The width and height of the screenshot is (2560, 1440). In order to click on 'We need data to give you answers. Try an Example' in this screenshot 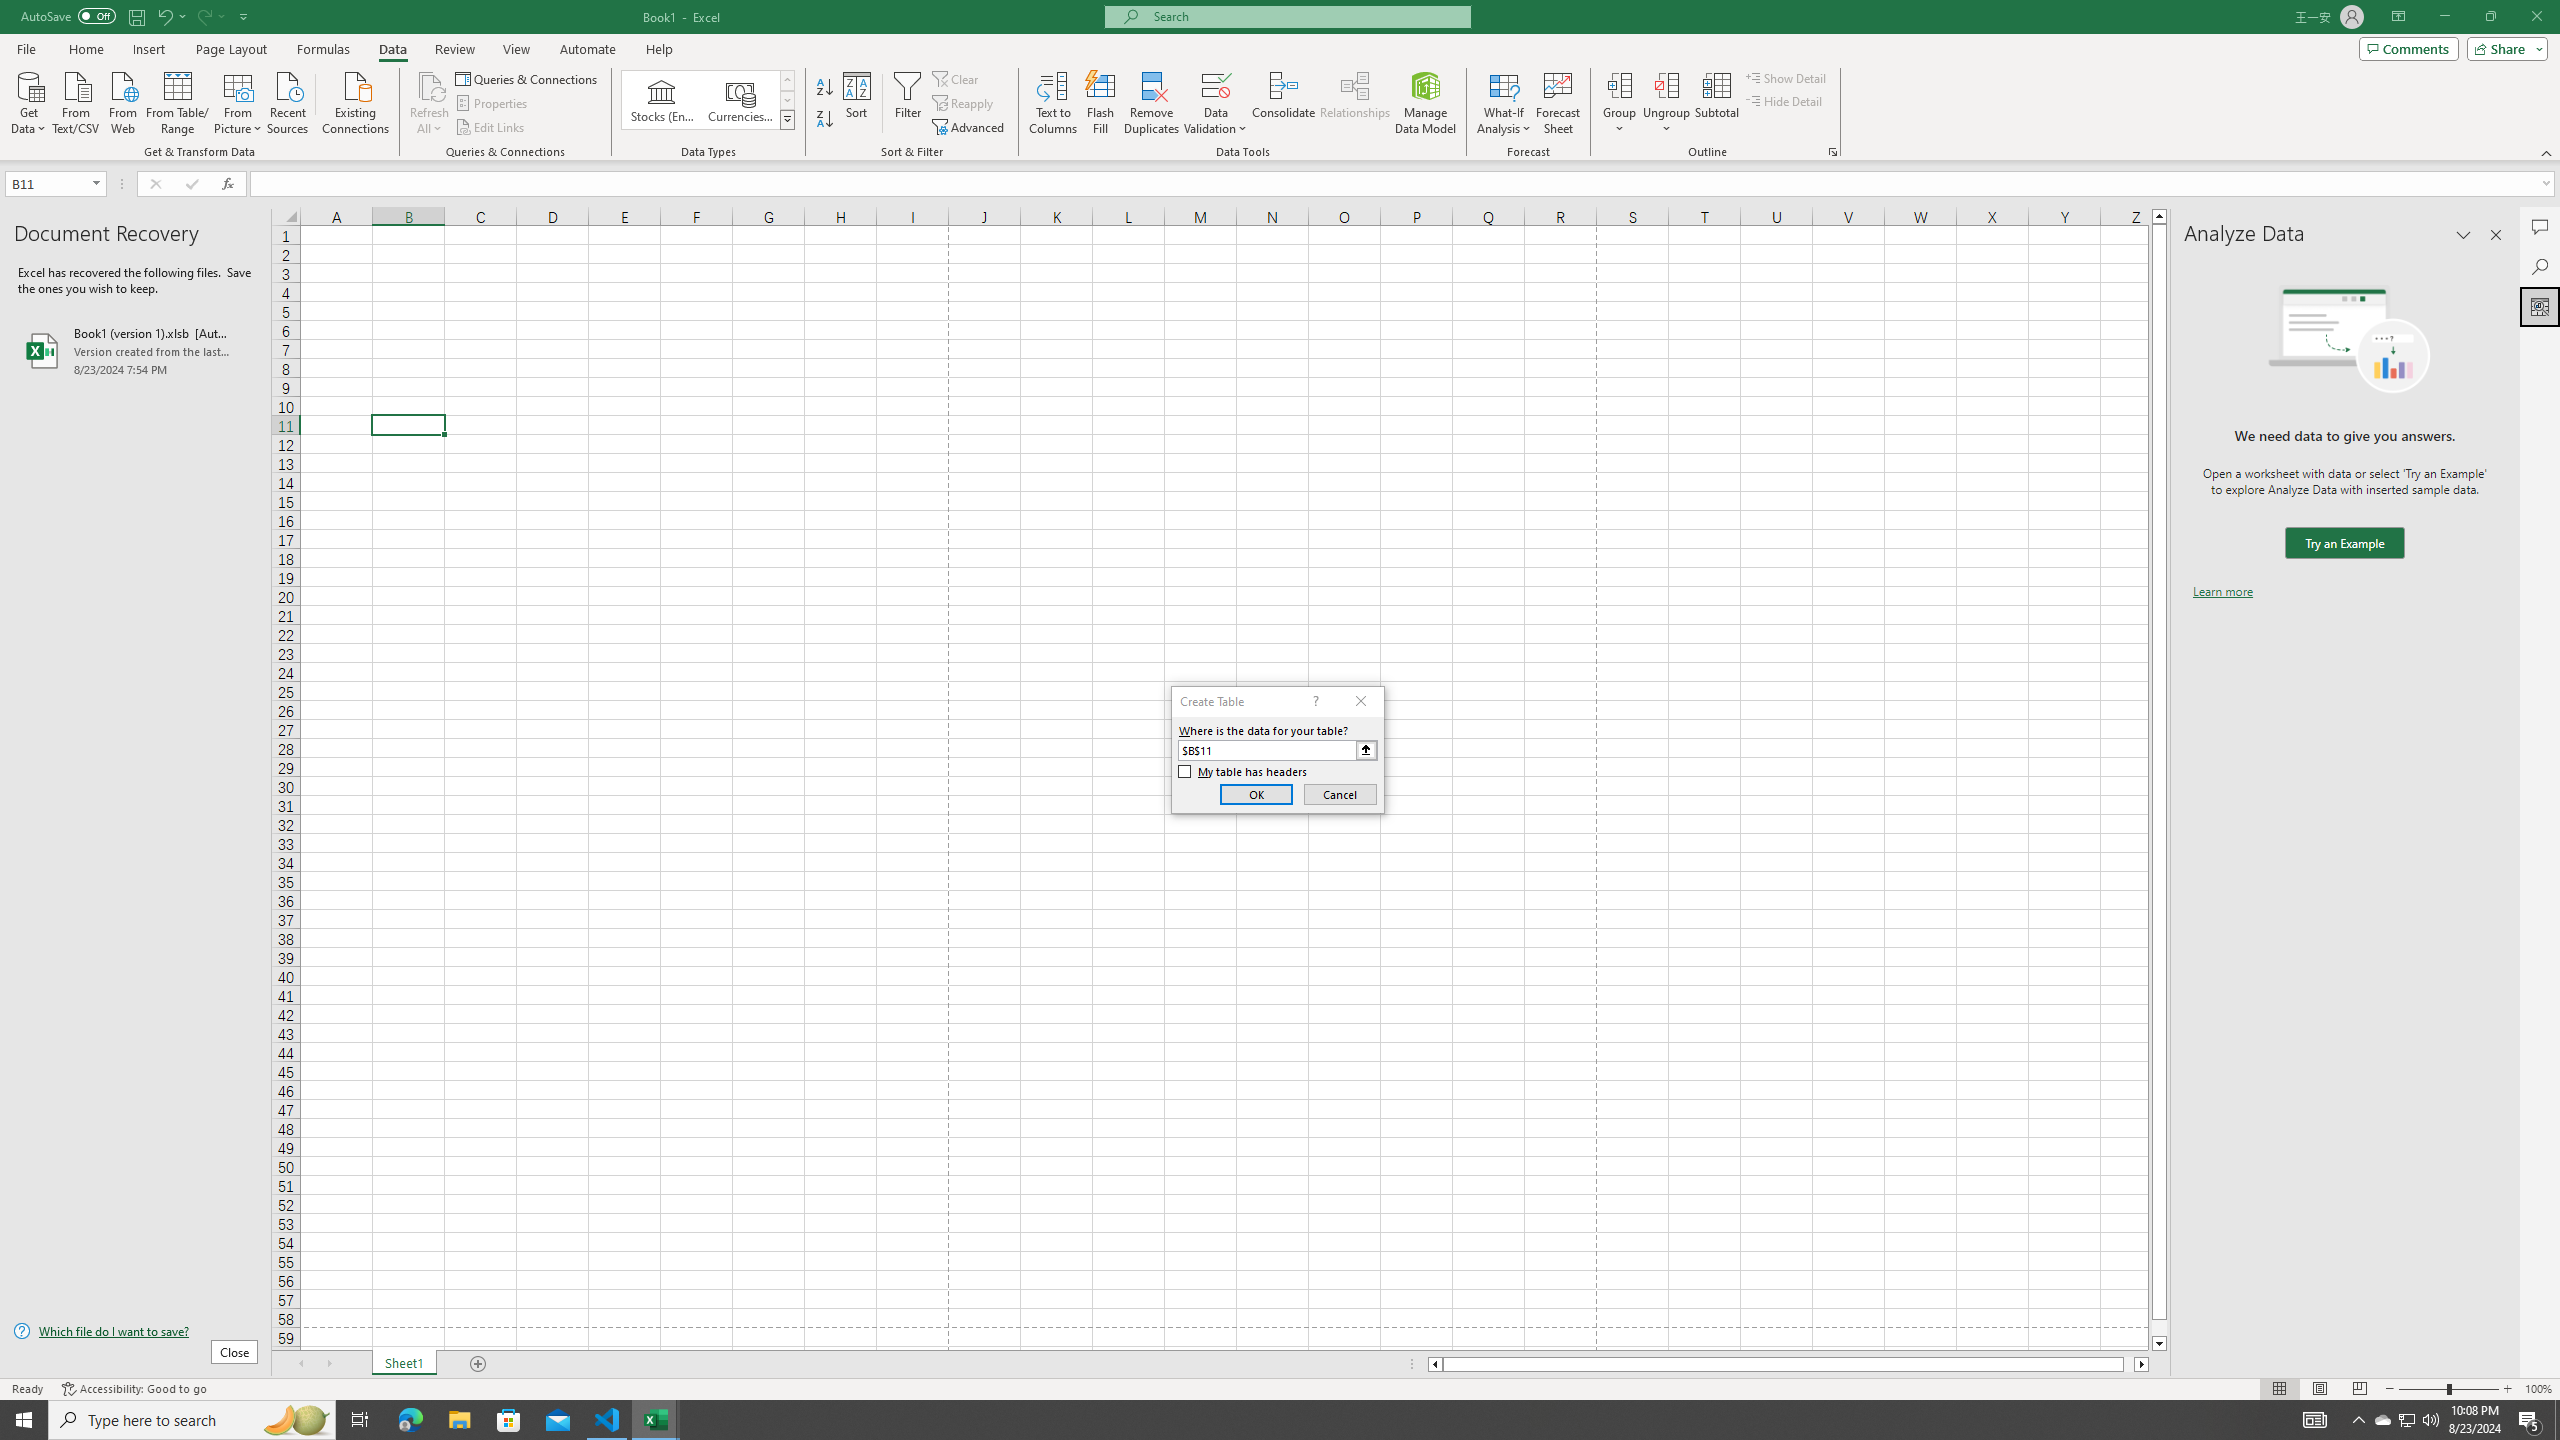, I will do `click(2343, 543)`.